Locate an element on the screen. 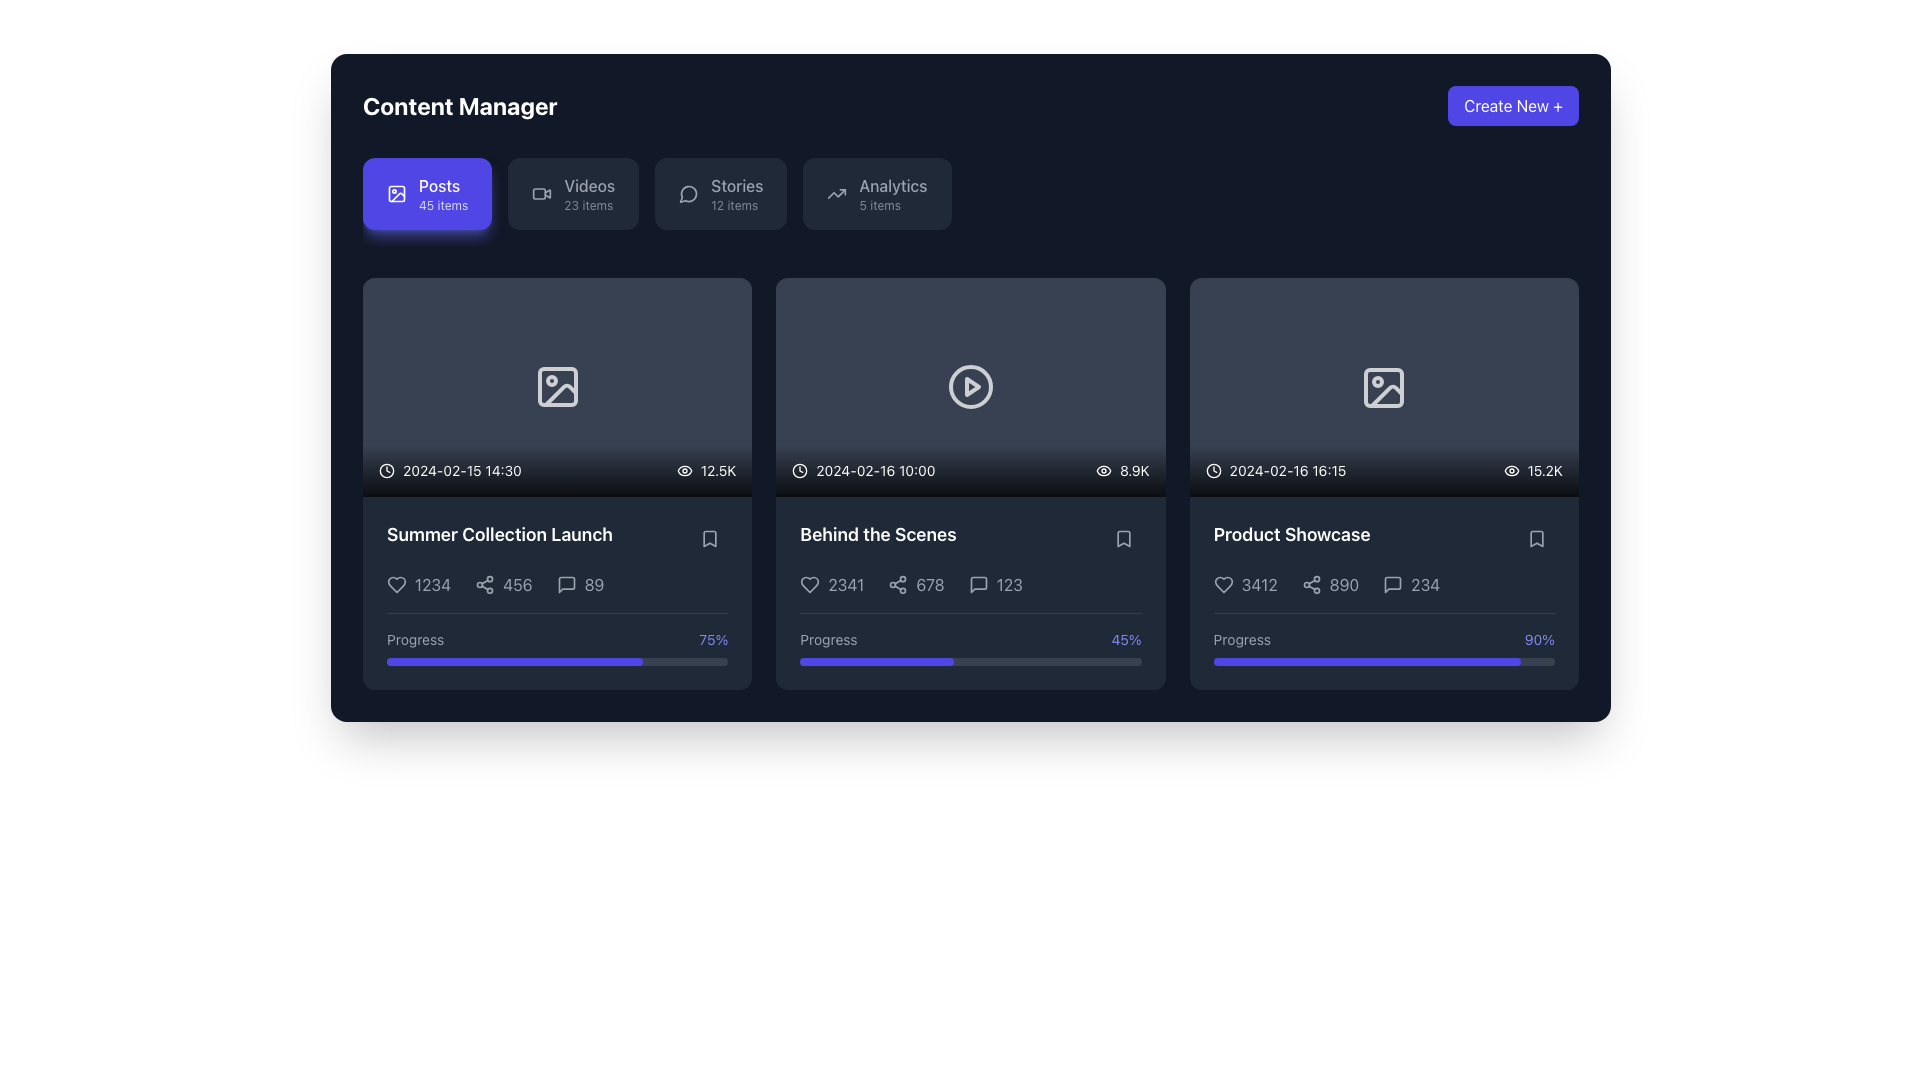 The width and height of the screenshot is (1920, 1080). the circular bookmark button located at the upper-right corner of the 'Behind the Scenes' card to bookmark the card is located at coordinates (1123, 538).